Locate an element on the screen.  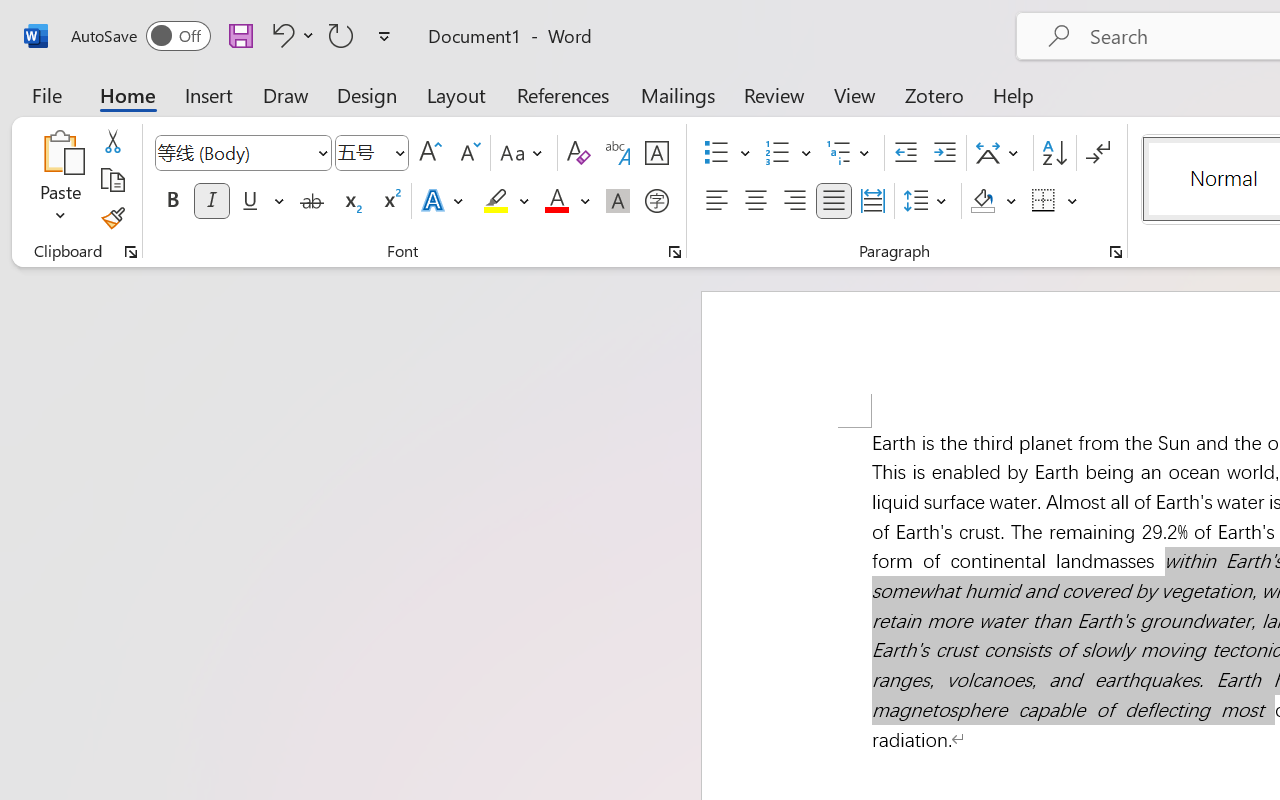
'Show/Hide Editing Marks' is located at coordinates (1097, 153).